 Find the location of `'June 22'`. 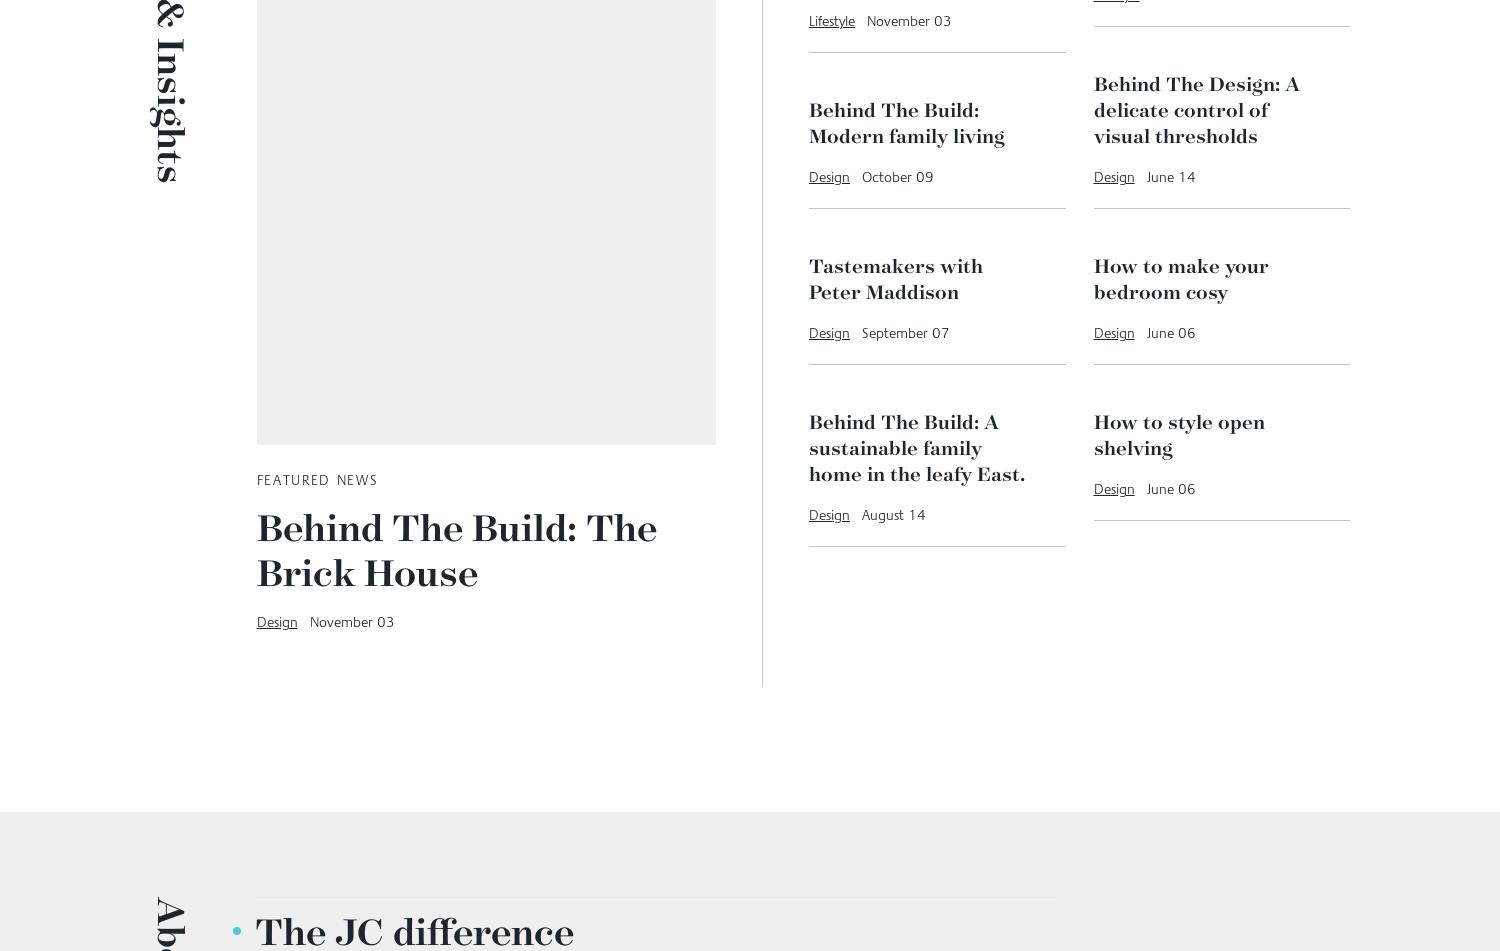

'June 22' is located at coordinates (1175, 251).